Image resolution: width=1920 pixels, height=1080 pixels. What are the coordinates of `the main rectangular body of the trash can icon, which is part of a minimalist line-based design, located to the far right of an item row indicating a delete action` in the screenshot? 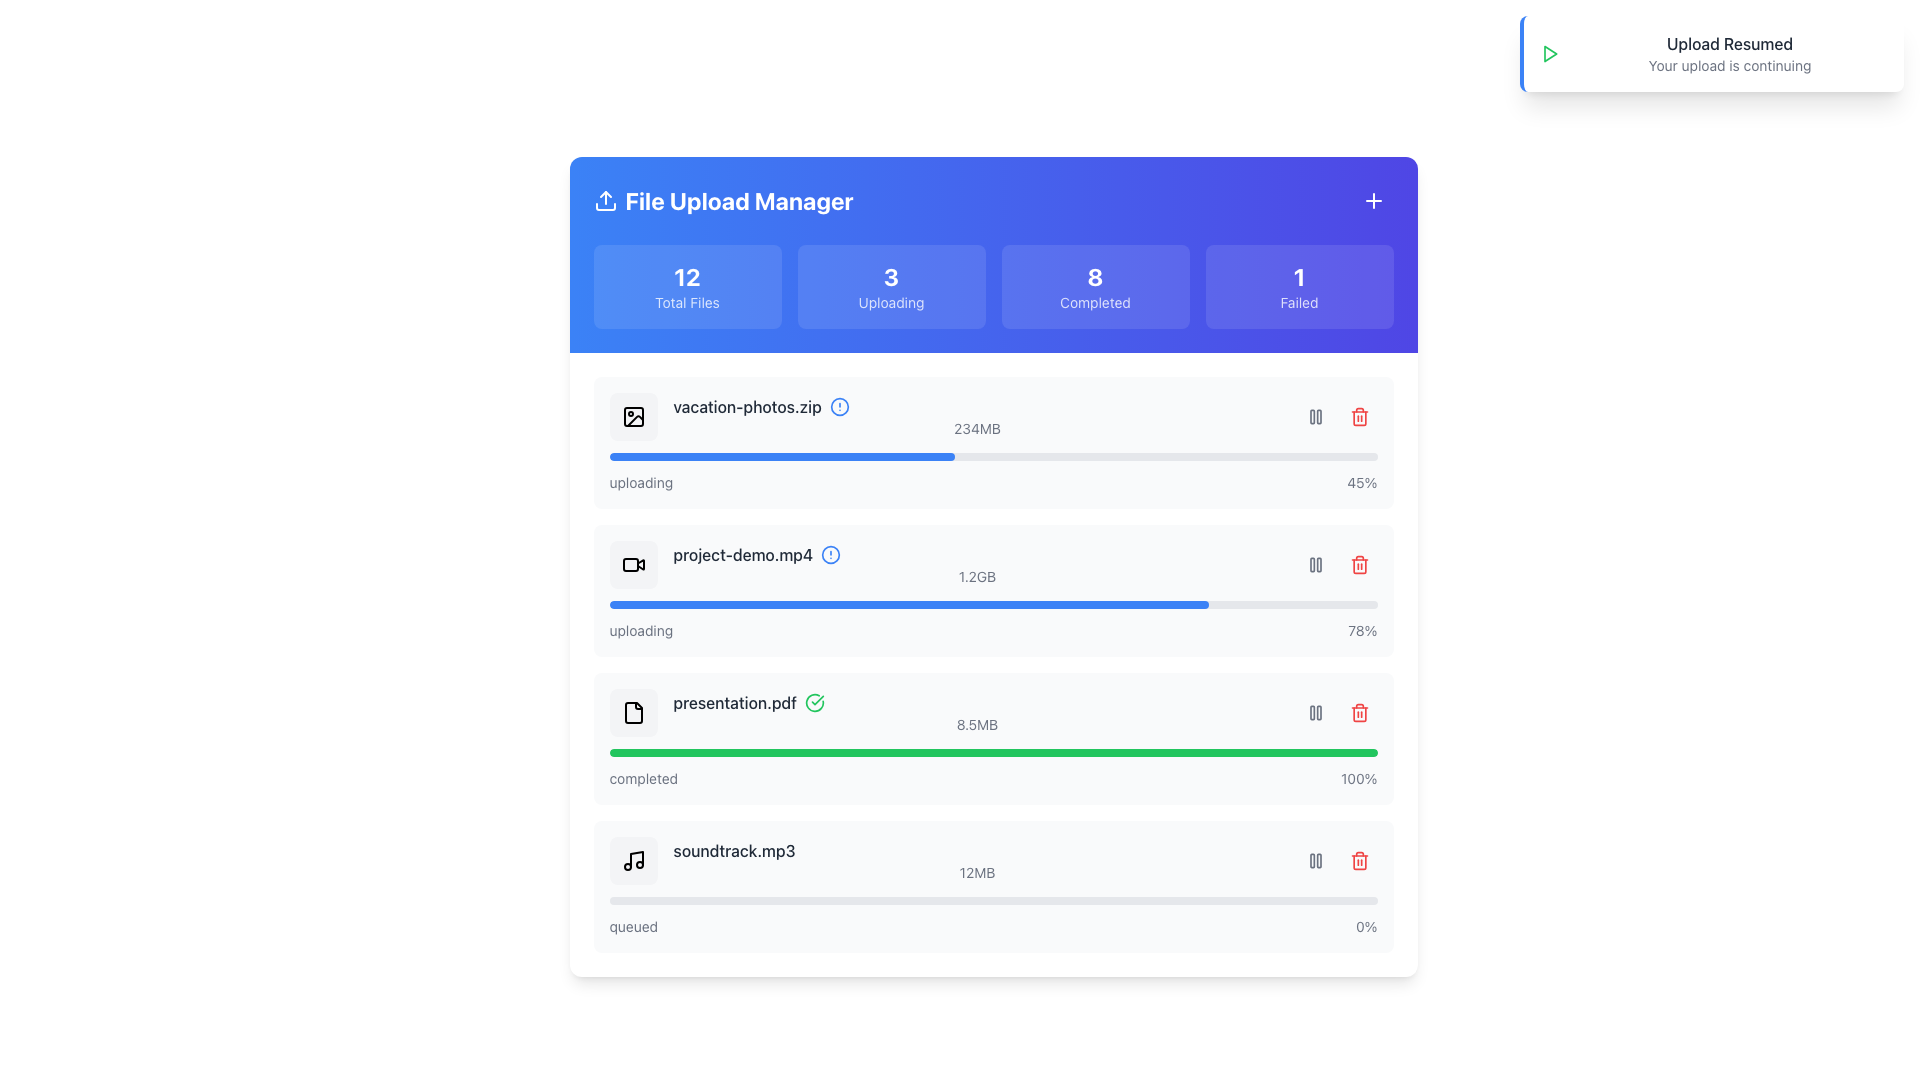 It's located at (1359, 566).